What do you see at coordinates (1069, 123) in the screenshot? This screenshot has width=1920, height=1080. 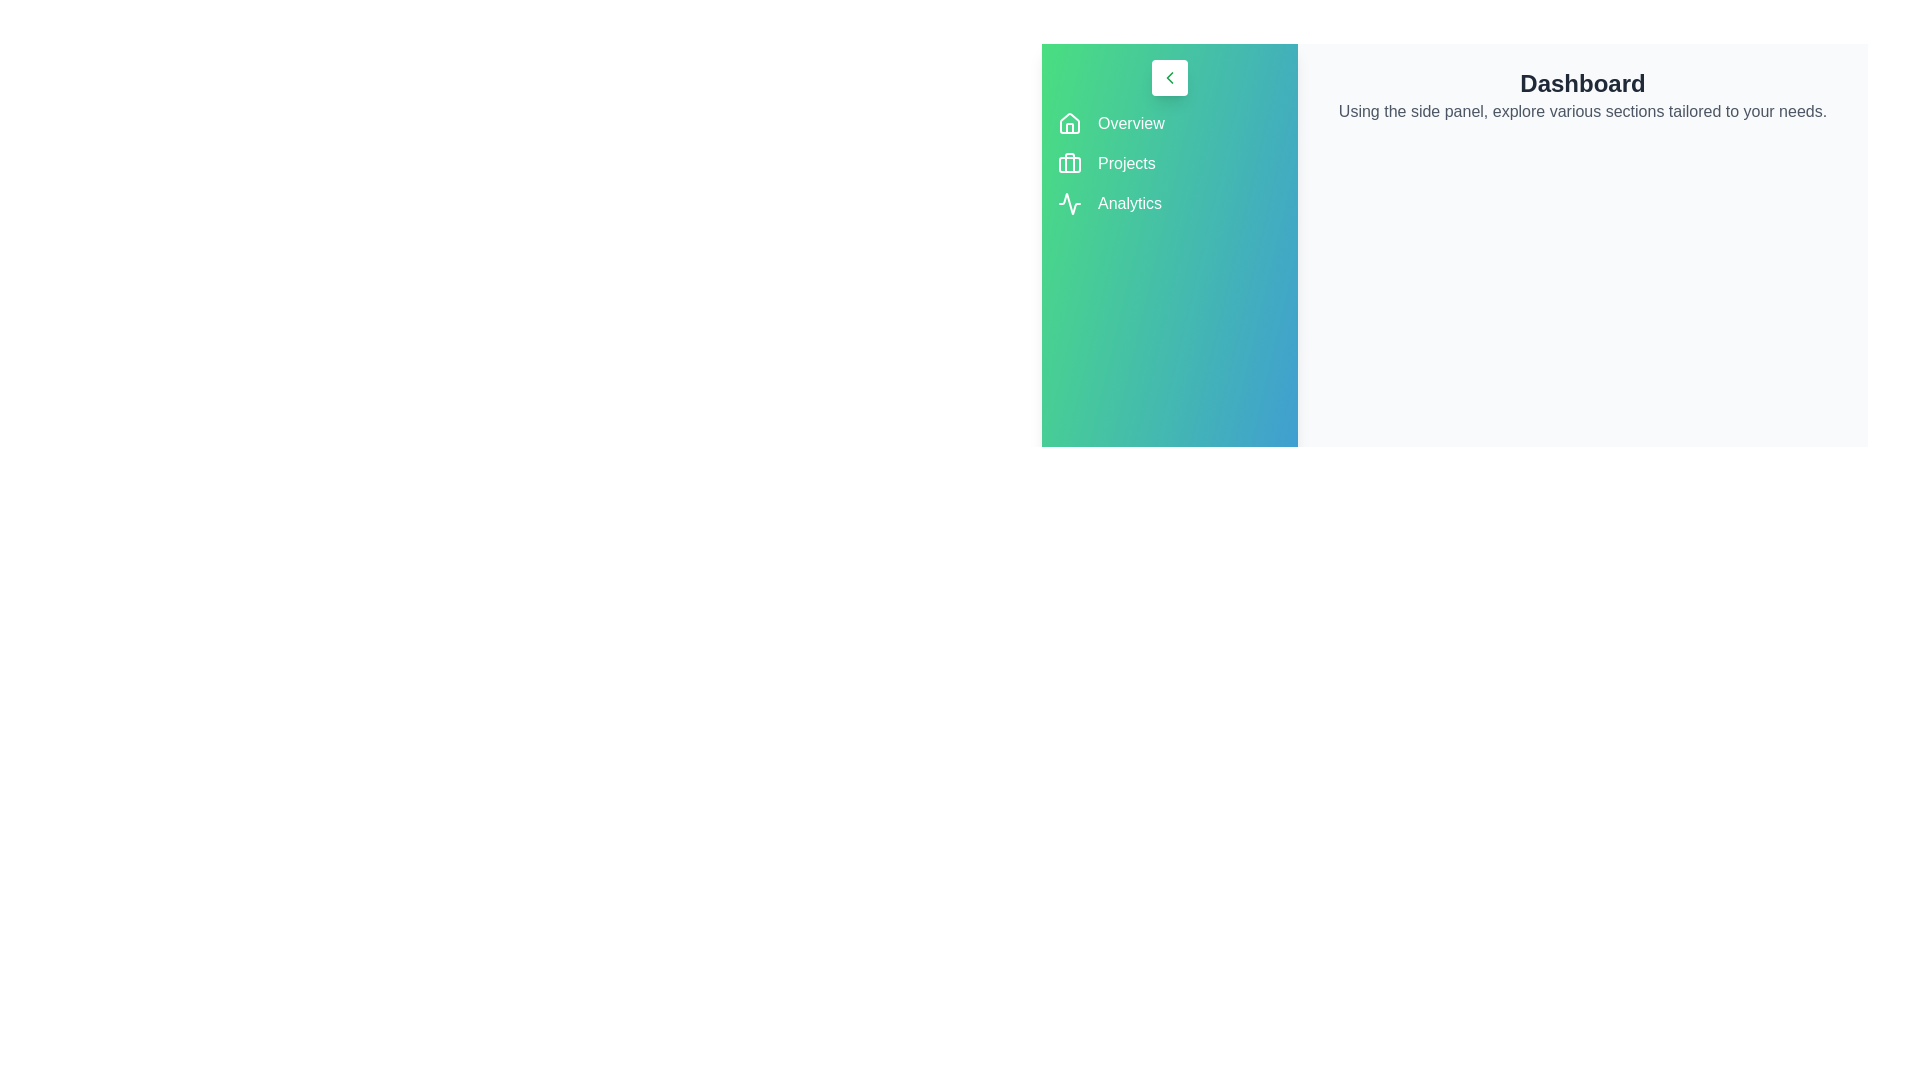 I see `the Overview icon to observe its hover effect` at bounding box center [1069, 123].